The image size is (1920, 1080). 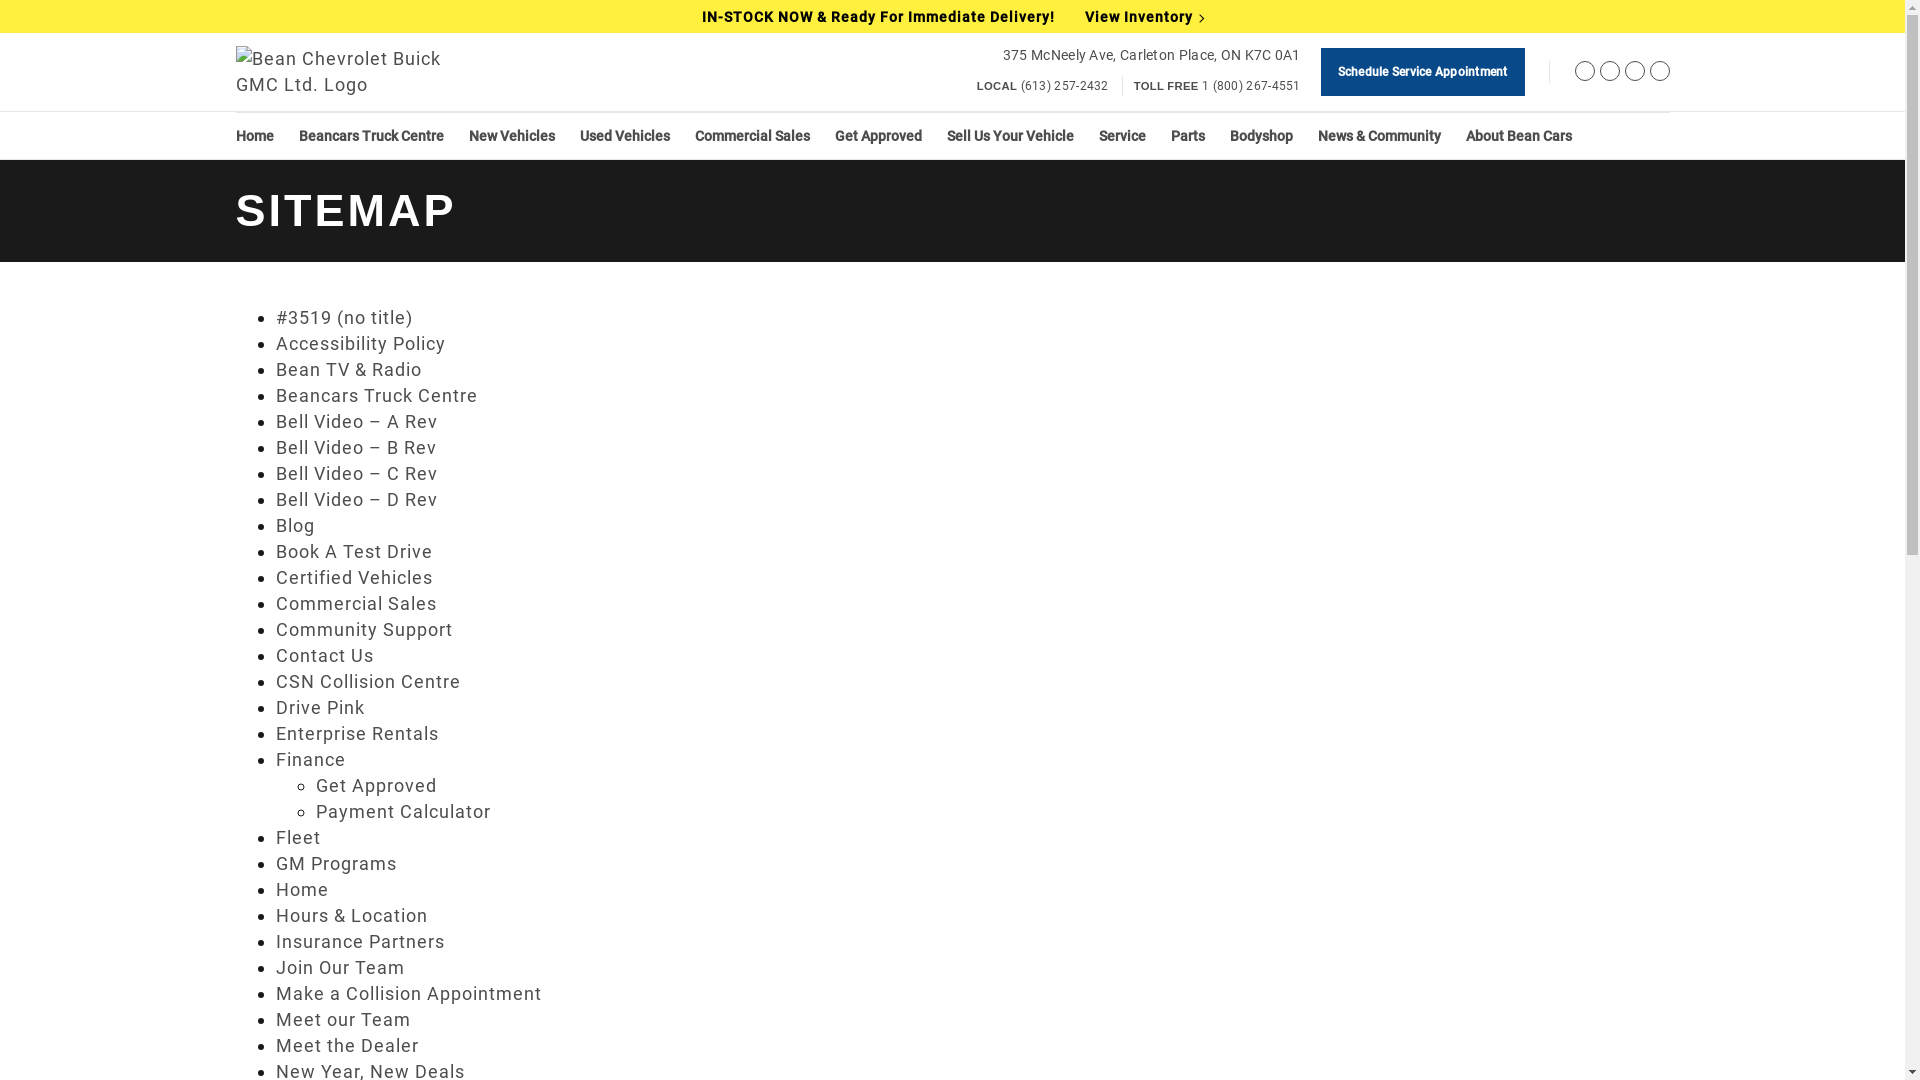 I want to click on 'Insurance Partners', so click(x=360, y=941).